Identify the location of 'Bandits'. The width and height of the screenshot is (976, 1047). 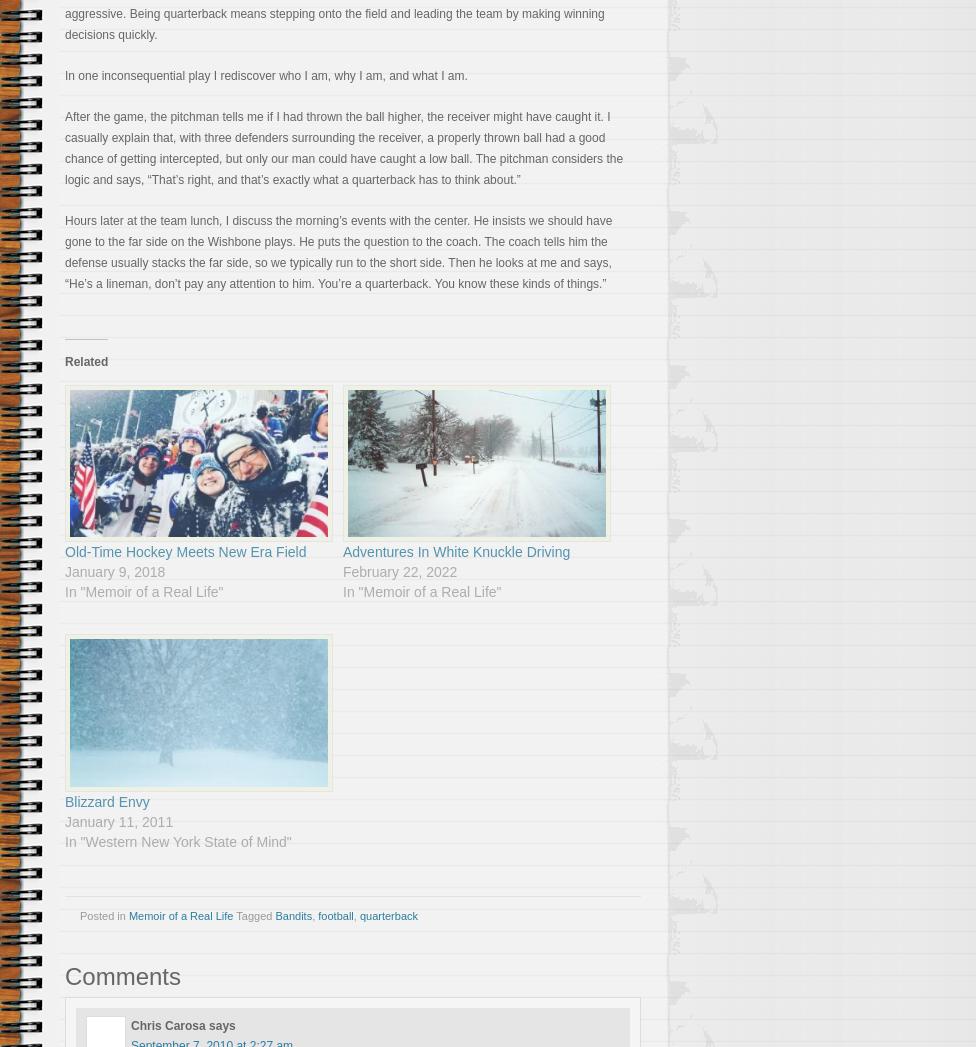
(293, 914).